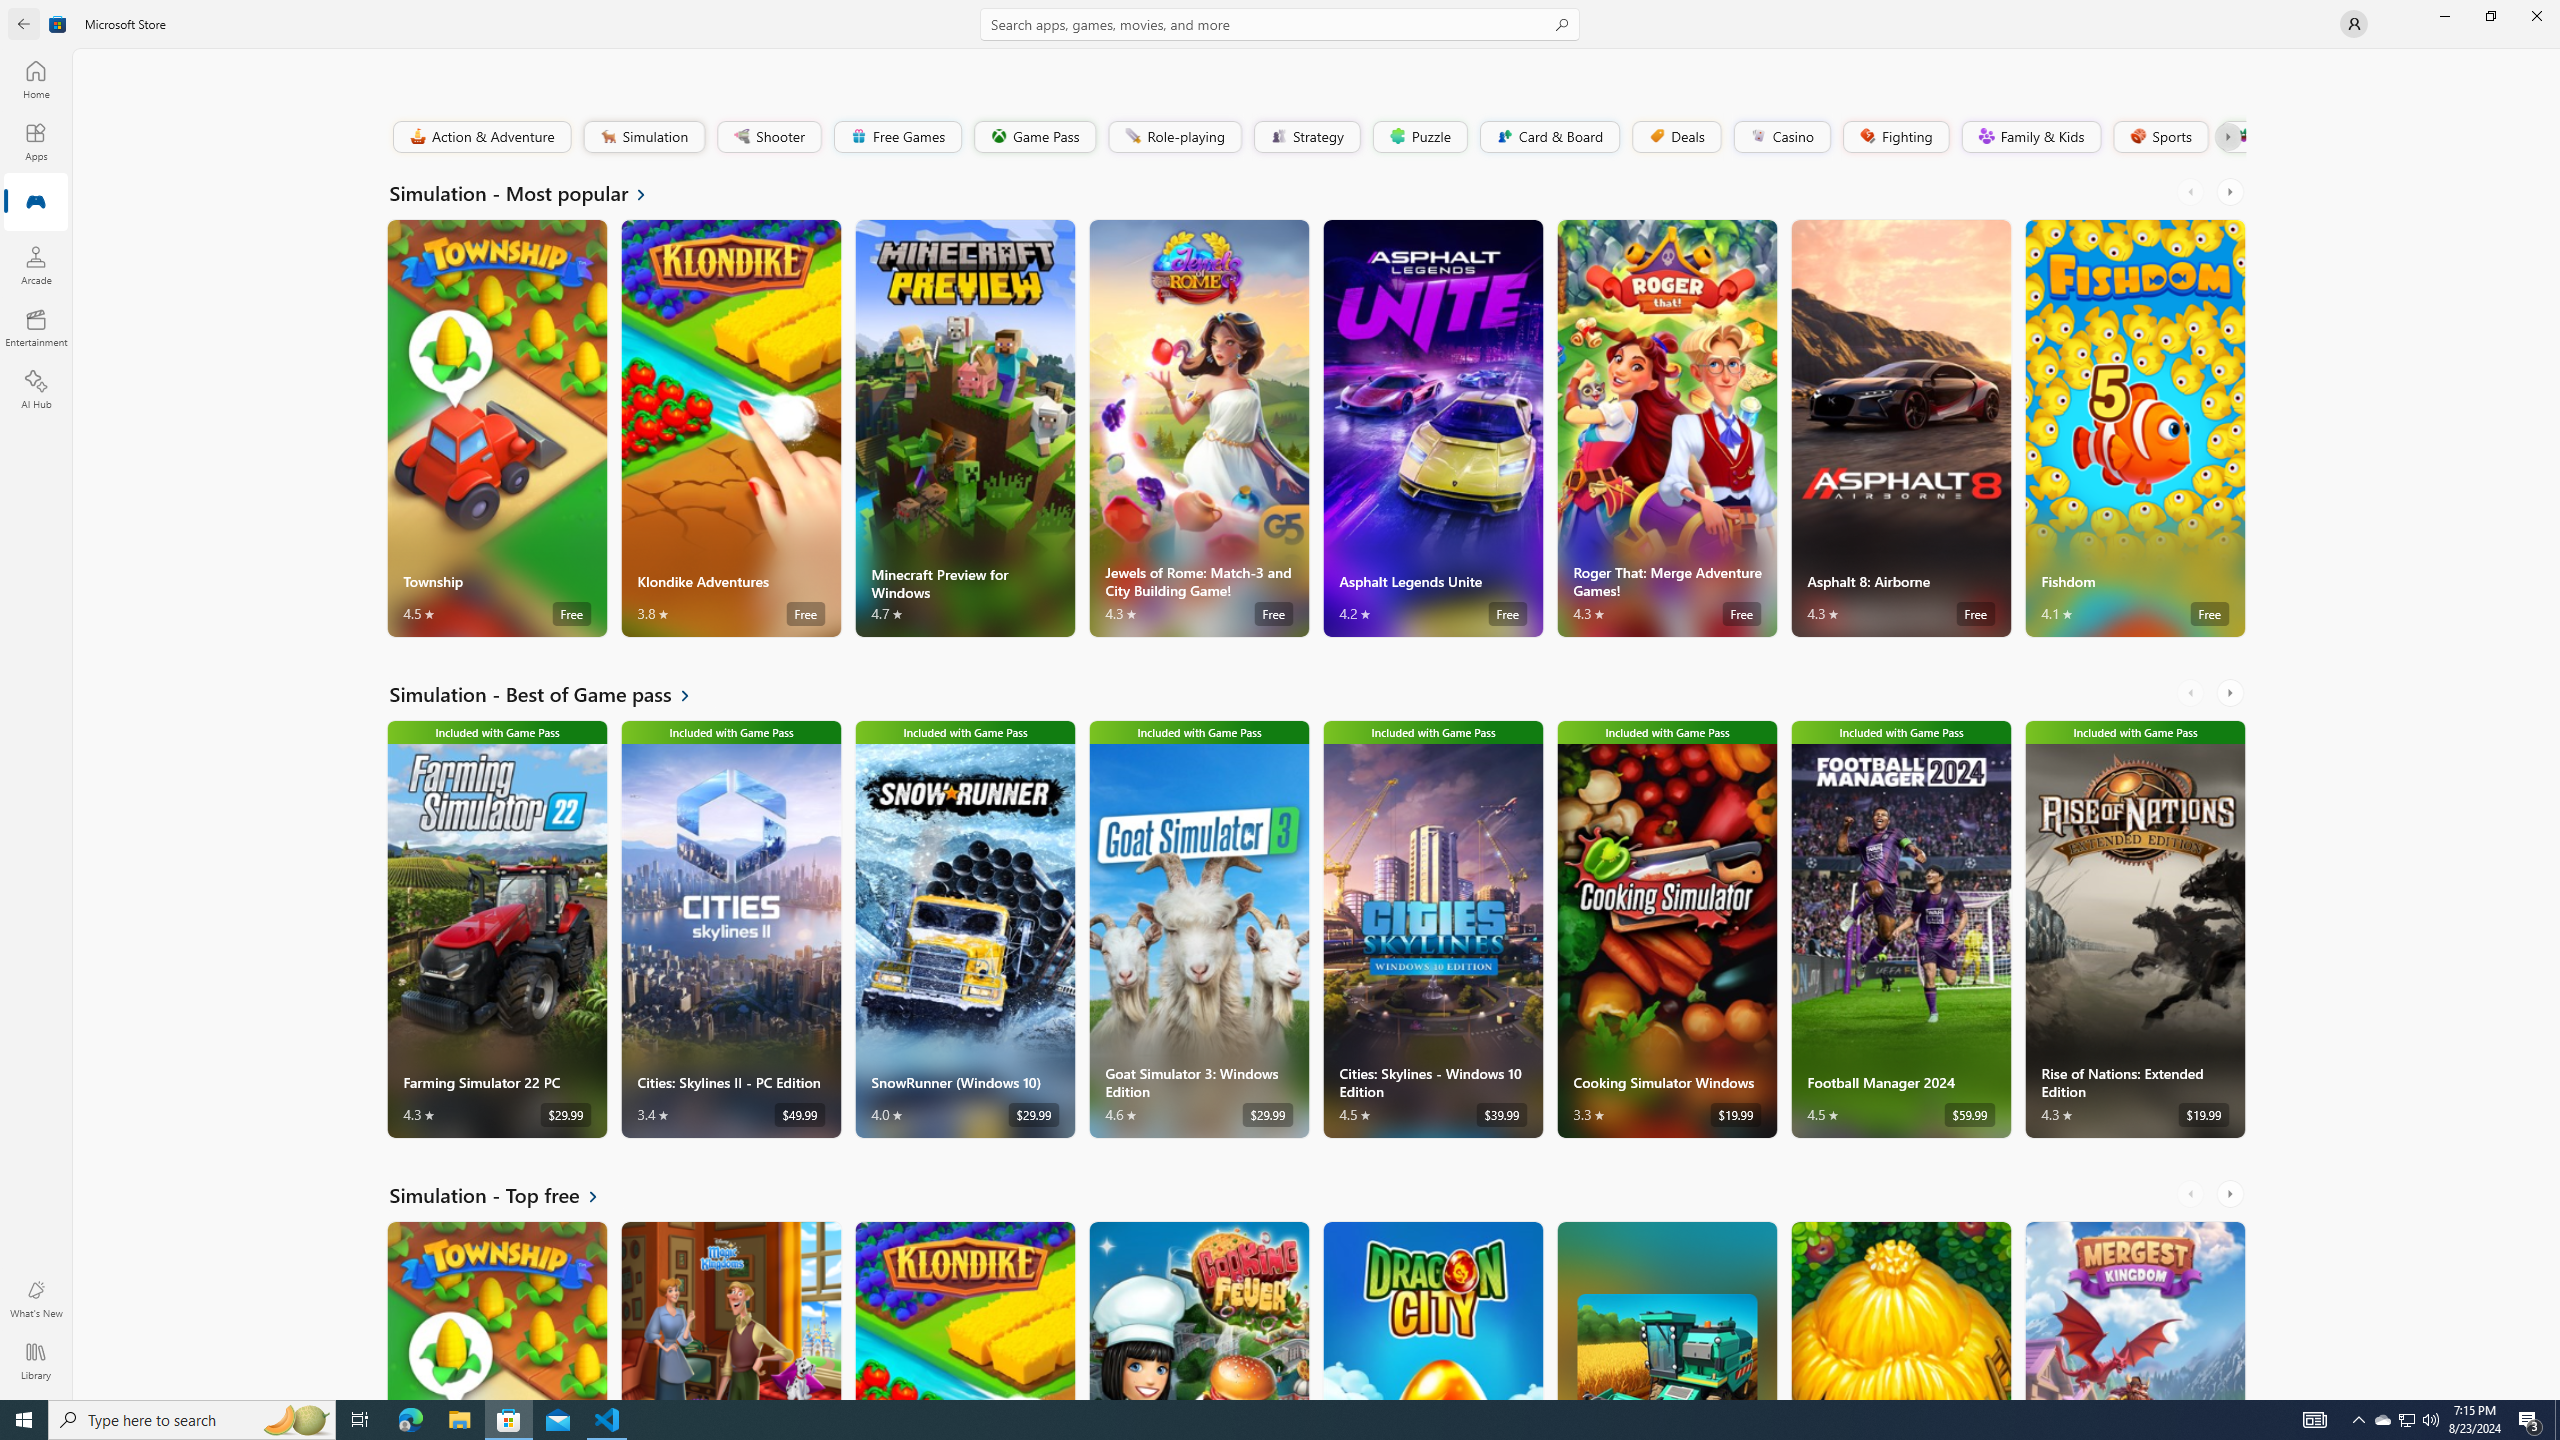  Describe the element at coordinates (481, 135) in the screenshot. I see `'Action & Adventure'` at that location.